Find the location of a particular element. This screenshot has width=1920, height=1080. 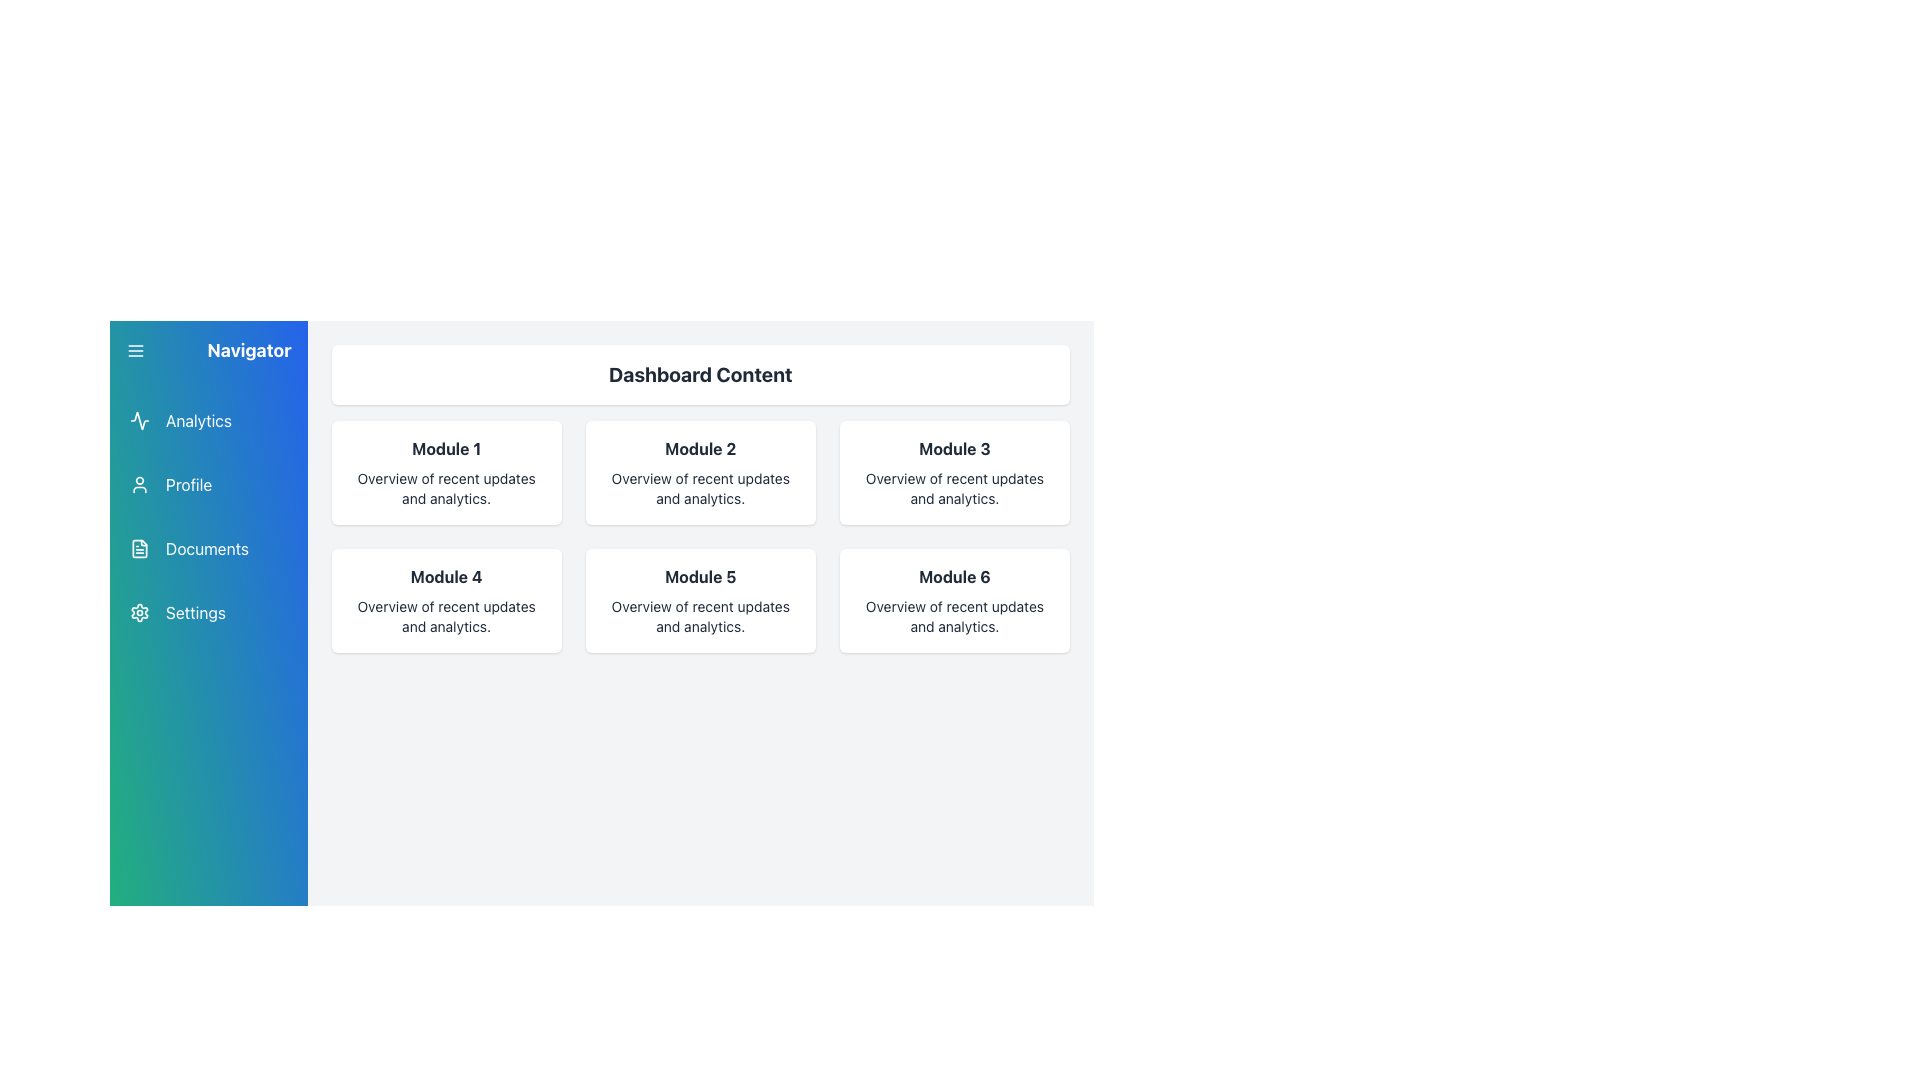

the text label displaying 'Overview of recent updates and analytics.' which is styled with a small font size and gray text color, positioned below the bold header 'Module 3' is located at coordinates (954, 489).